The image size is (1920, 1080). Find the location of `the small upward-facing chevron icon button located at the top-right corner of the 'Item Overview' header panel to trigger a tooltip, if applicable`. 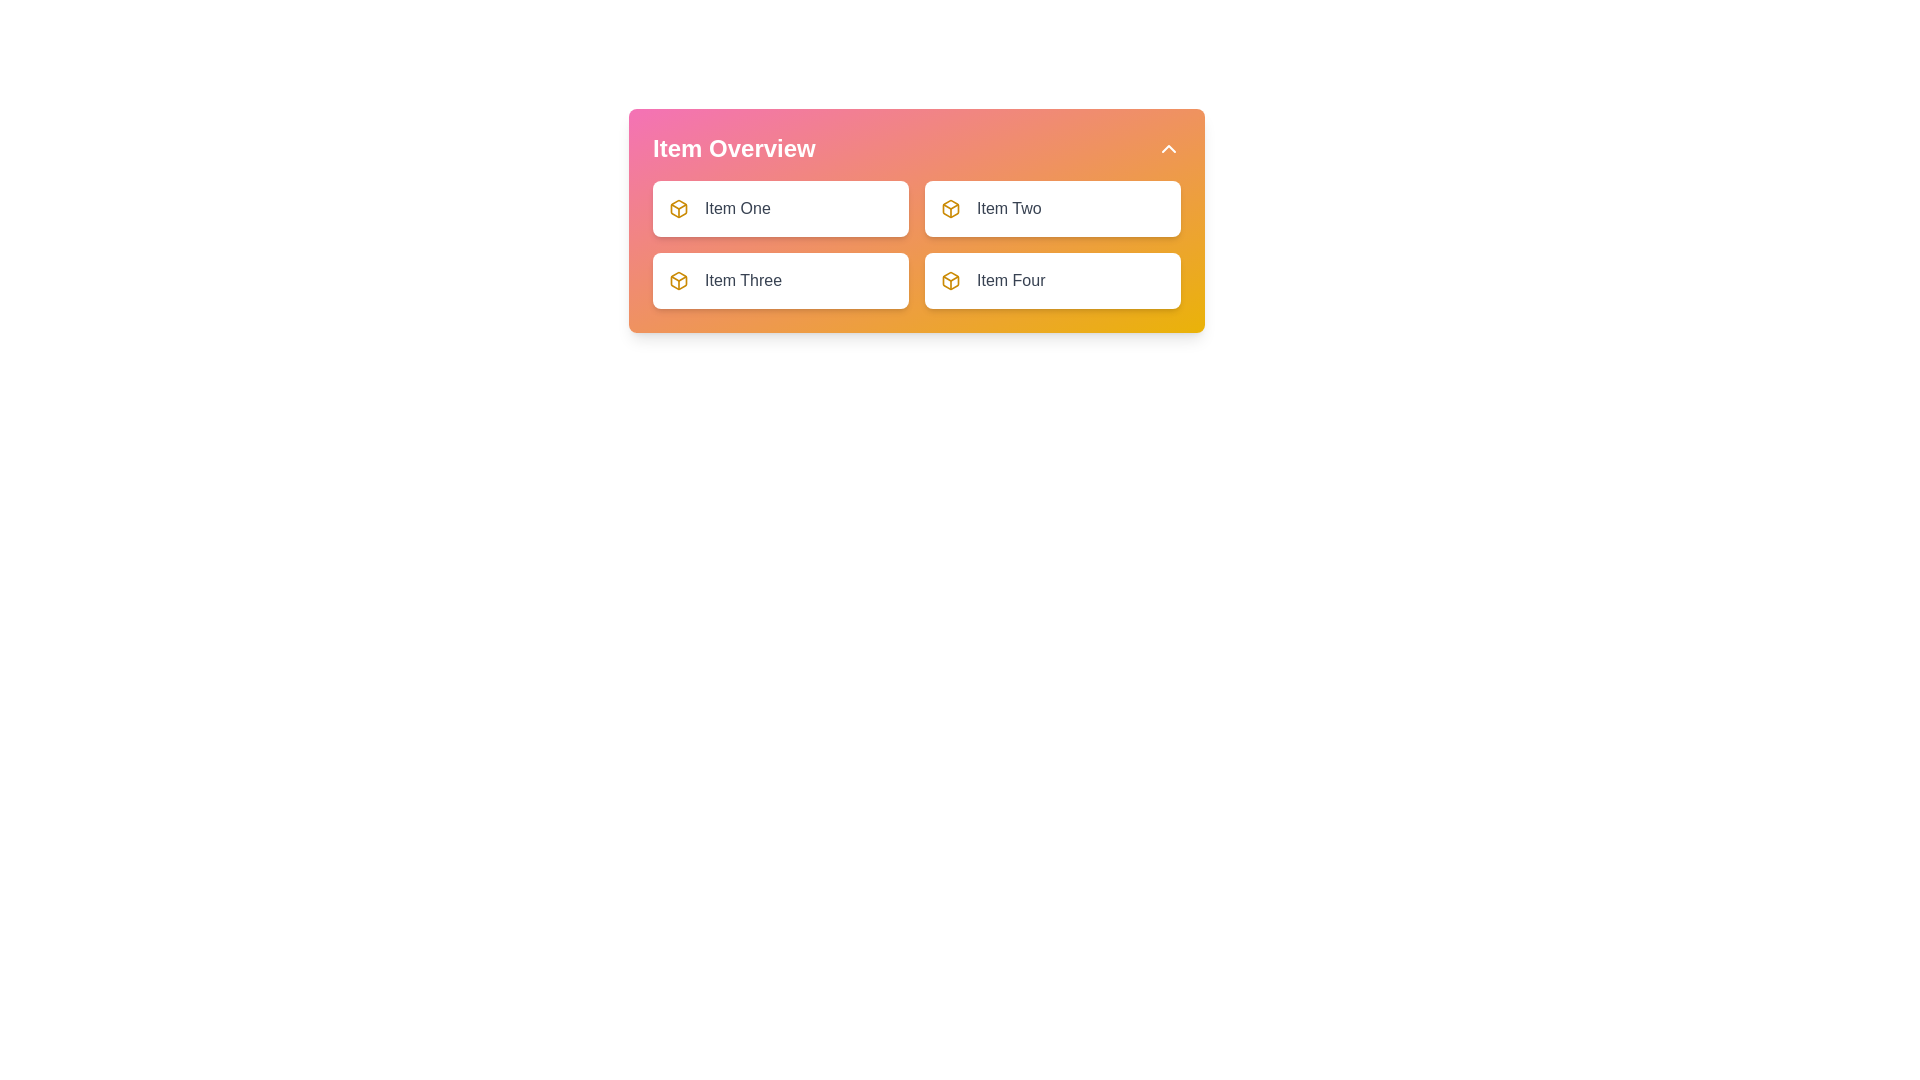

the small upward-facing chevron icon button located at the top-right corner of the 'Item Overview' header panel to trigger a tooltip, if applicable is located at coordinates (1169, 148).